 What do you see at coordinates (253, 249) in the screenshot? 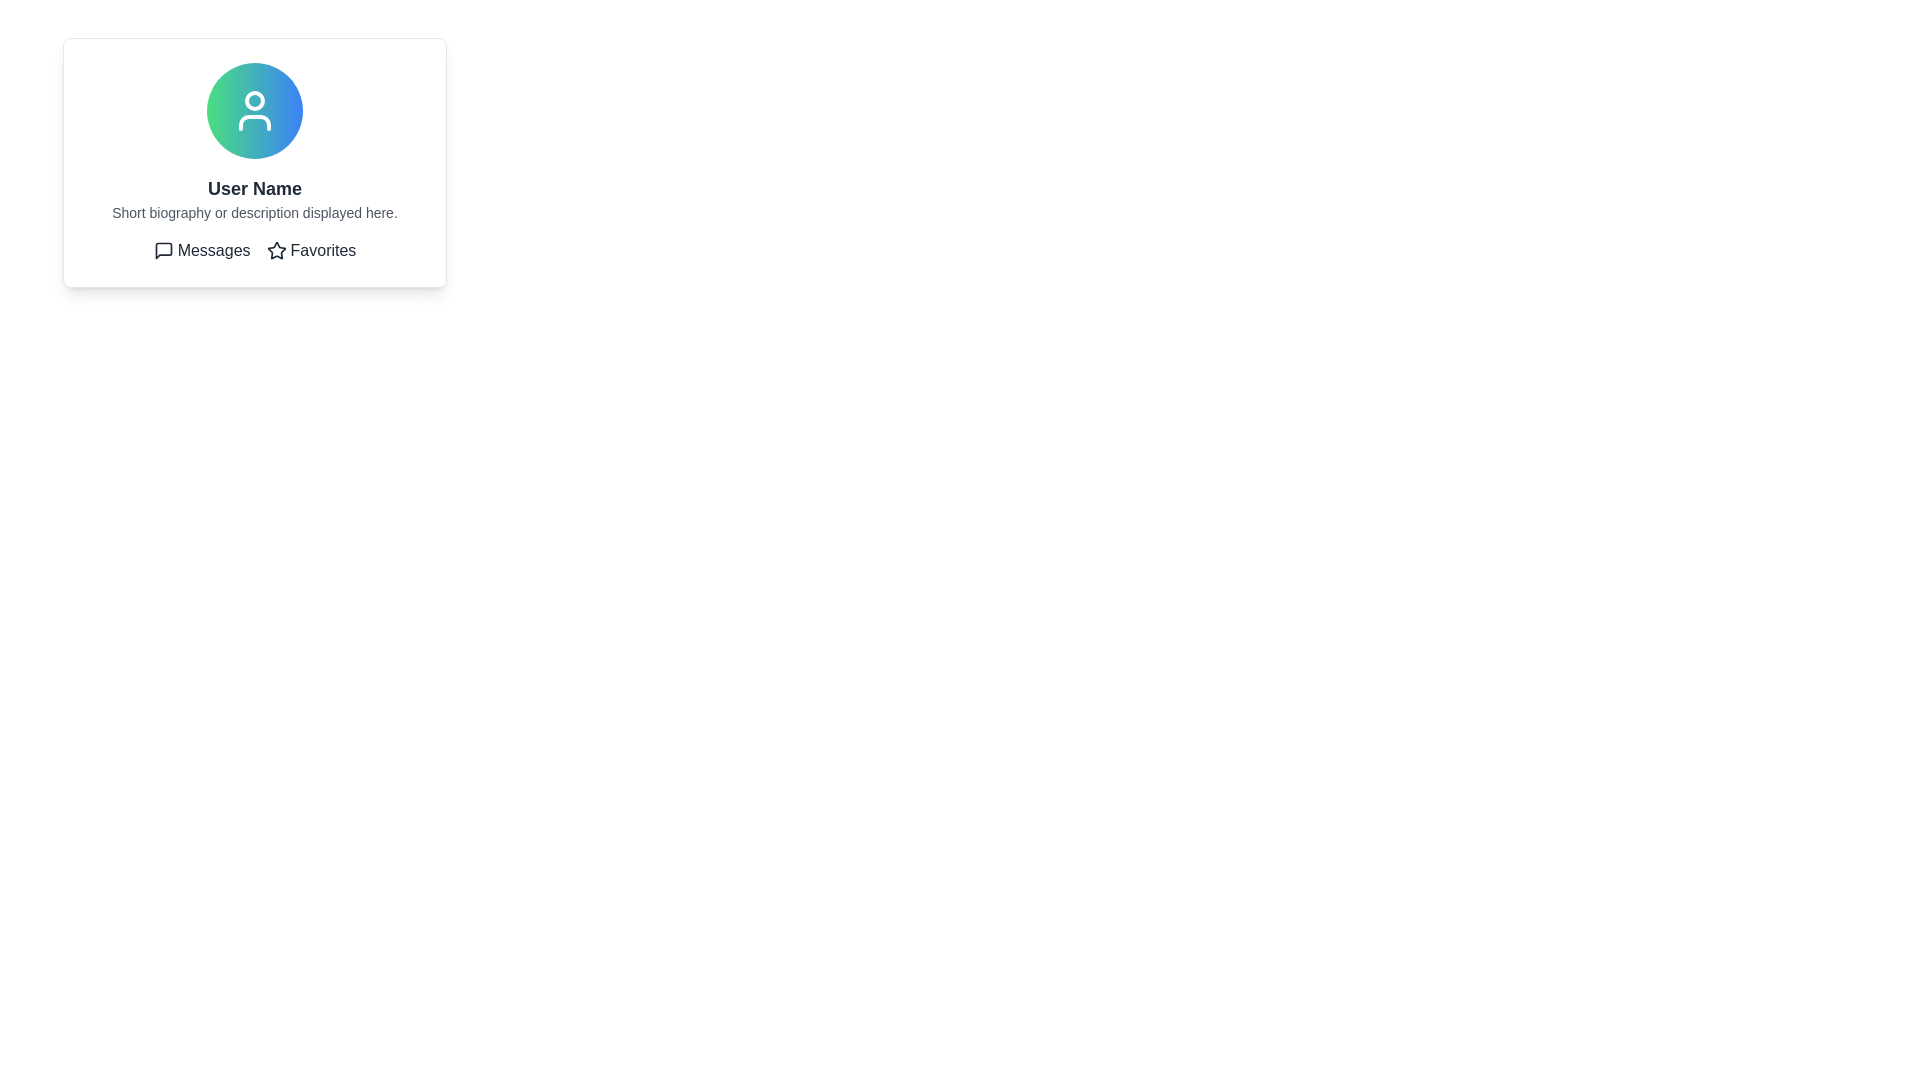
I see `the navigation or action bar icons or text located at the bottom of the user profile card, specifically positioned below the user name and biography` at bounding box center [253, 249].